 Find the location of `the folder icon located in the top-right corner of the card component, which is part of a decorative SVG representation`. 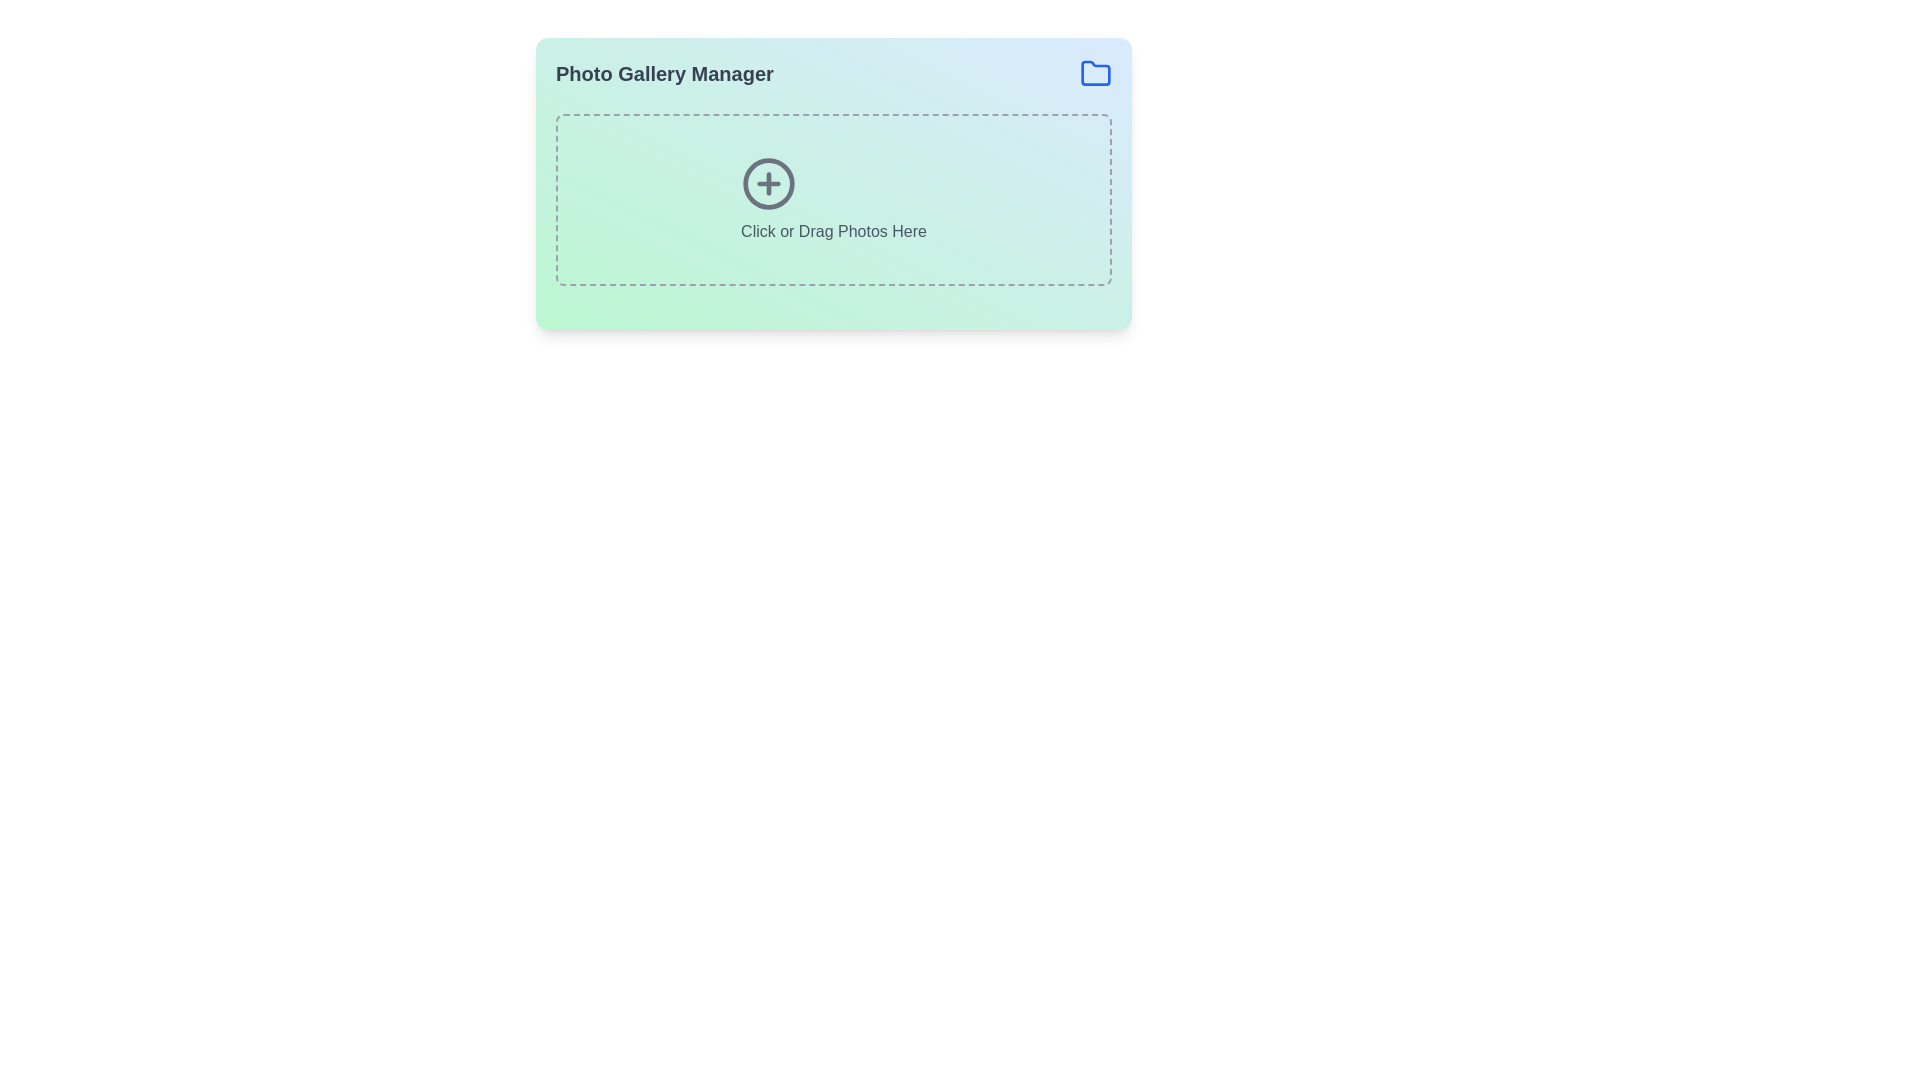

the folder icon located in the top-right corner of the card component, which is part of a decorative SVG representation is located at coordinates (1094, 72).